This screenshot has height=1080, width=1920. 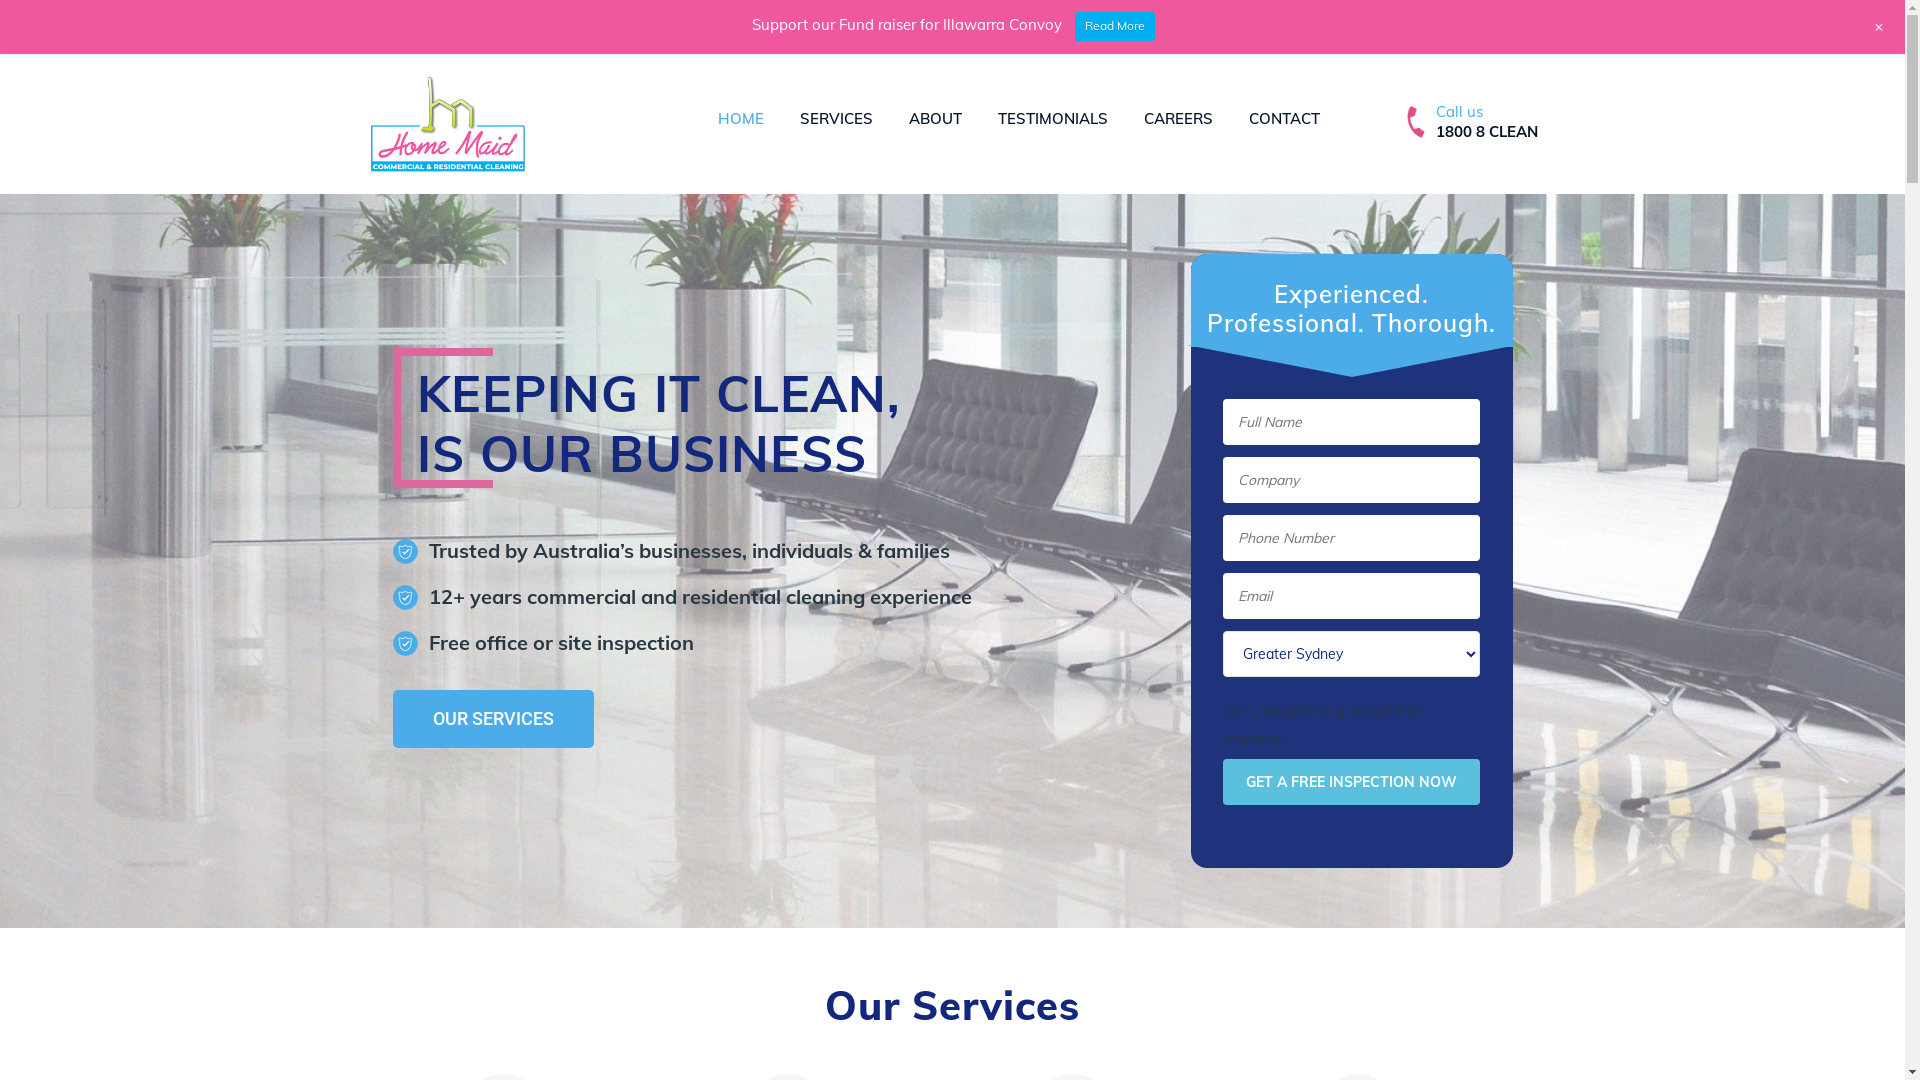 What do you see at coordinates (492, 717) in the screenshot?
I see `'OUR SERVICES'` at bounding box center [492, 717].